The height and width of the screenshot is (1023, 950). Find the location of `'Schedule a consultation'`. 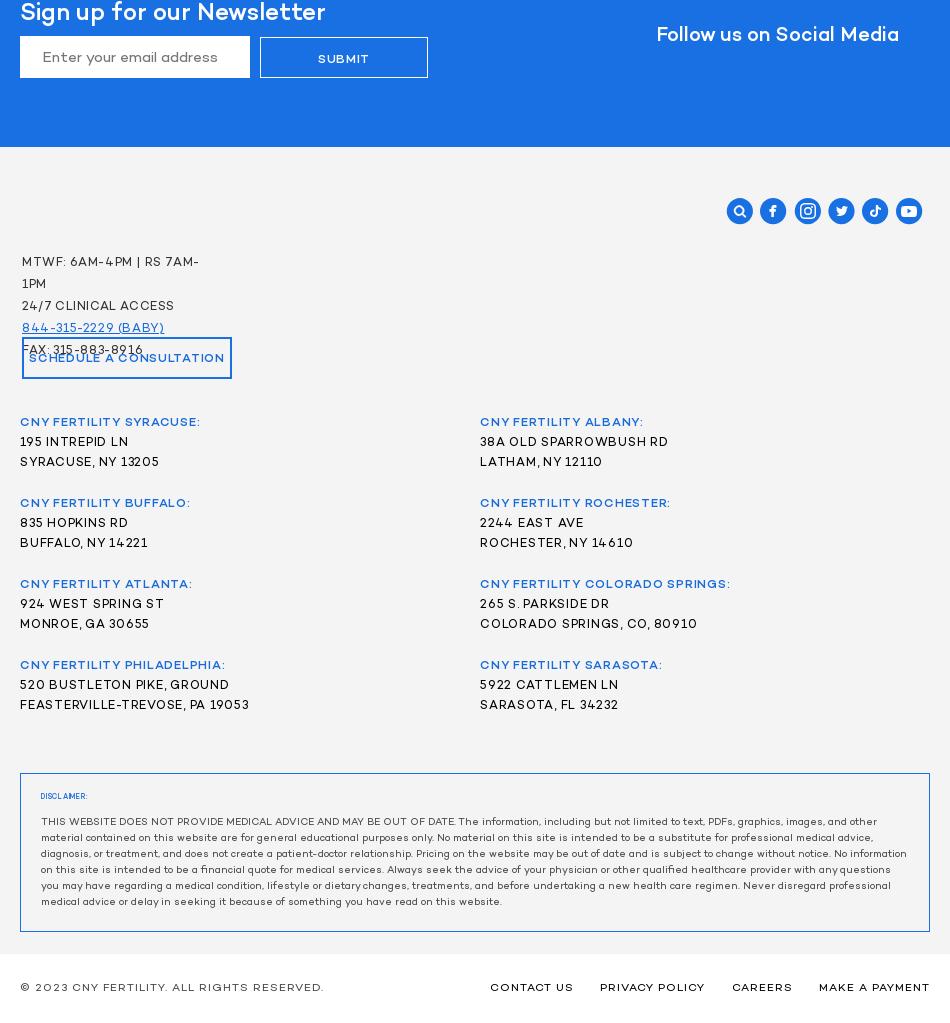

'Schedule a consultation' is located at coordinates (126, 357).